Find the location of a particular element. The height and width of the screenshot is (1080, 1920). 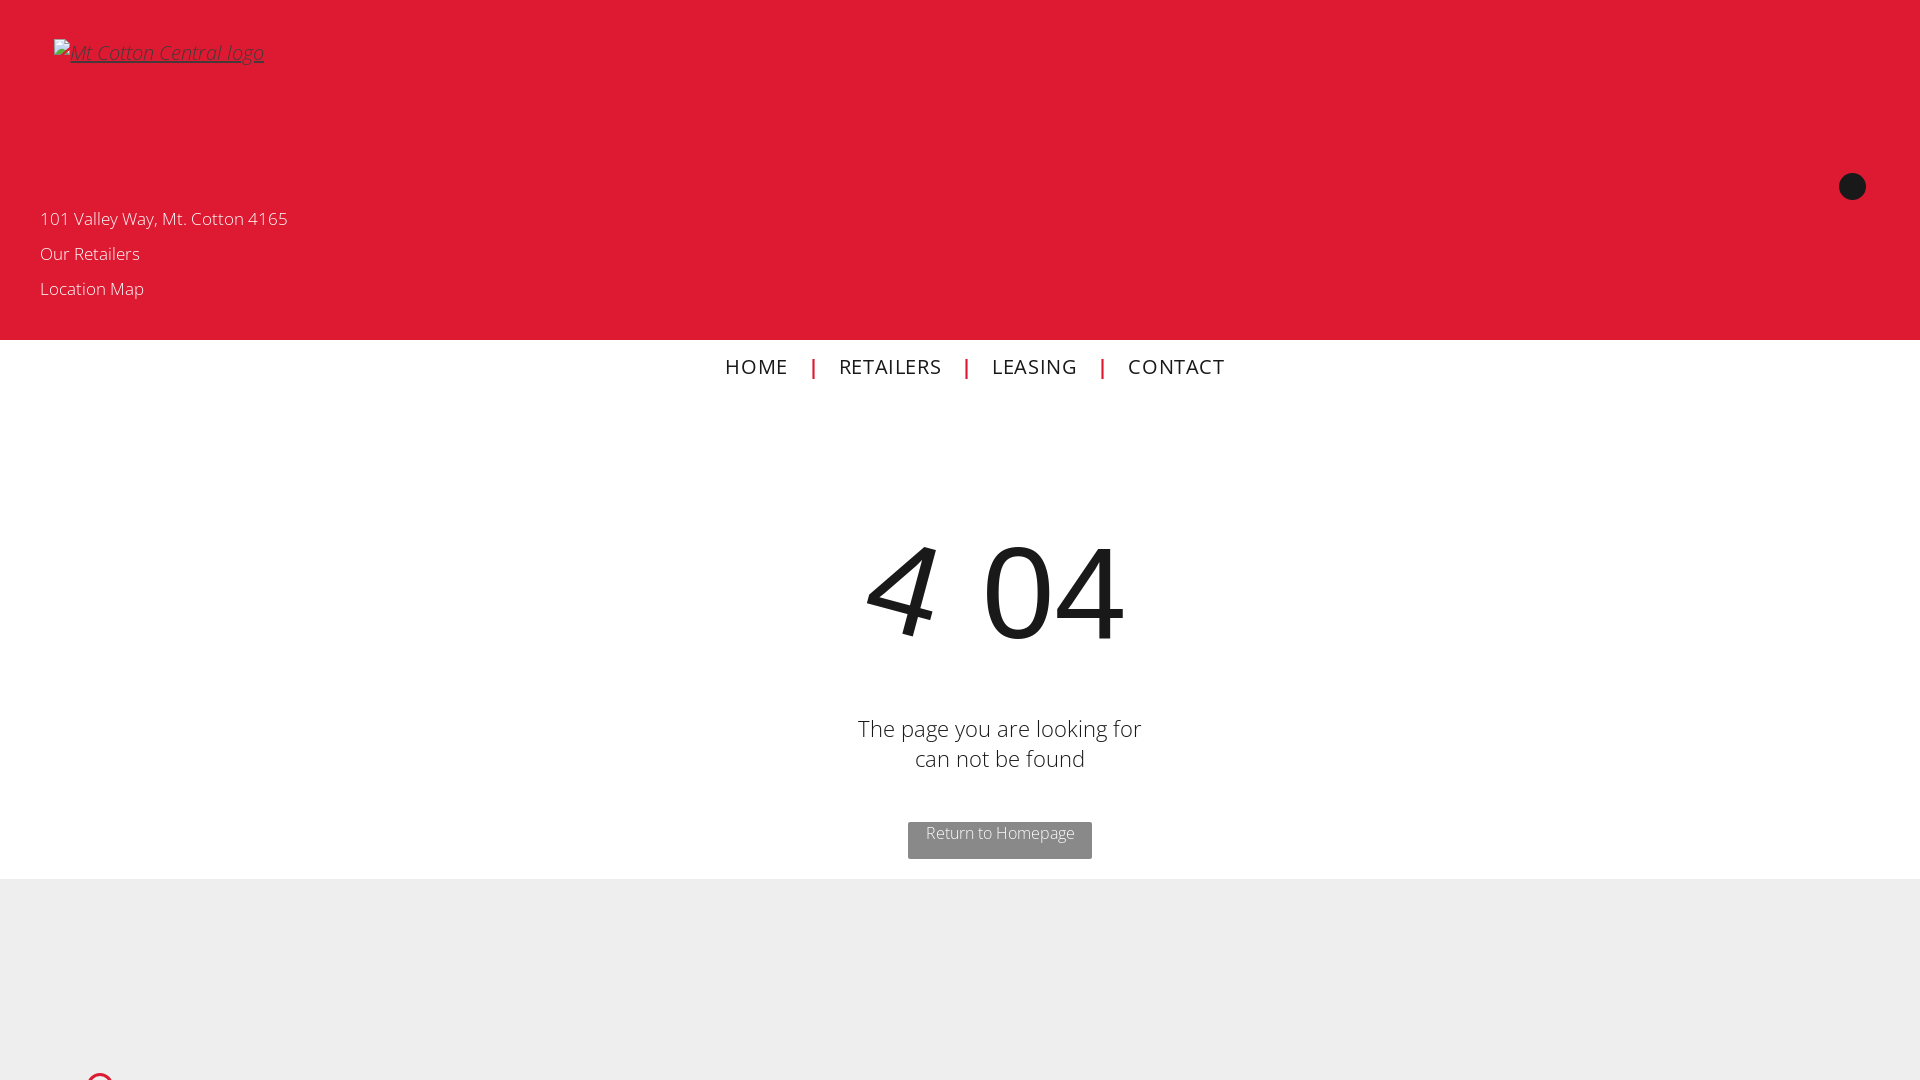

'CONTACT' is located at coordinates (1176, 366).